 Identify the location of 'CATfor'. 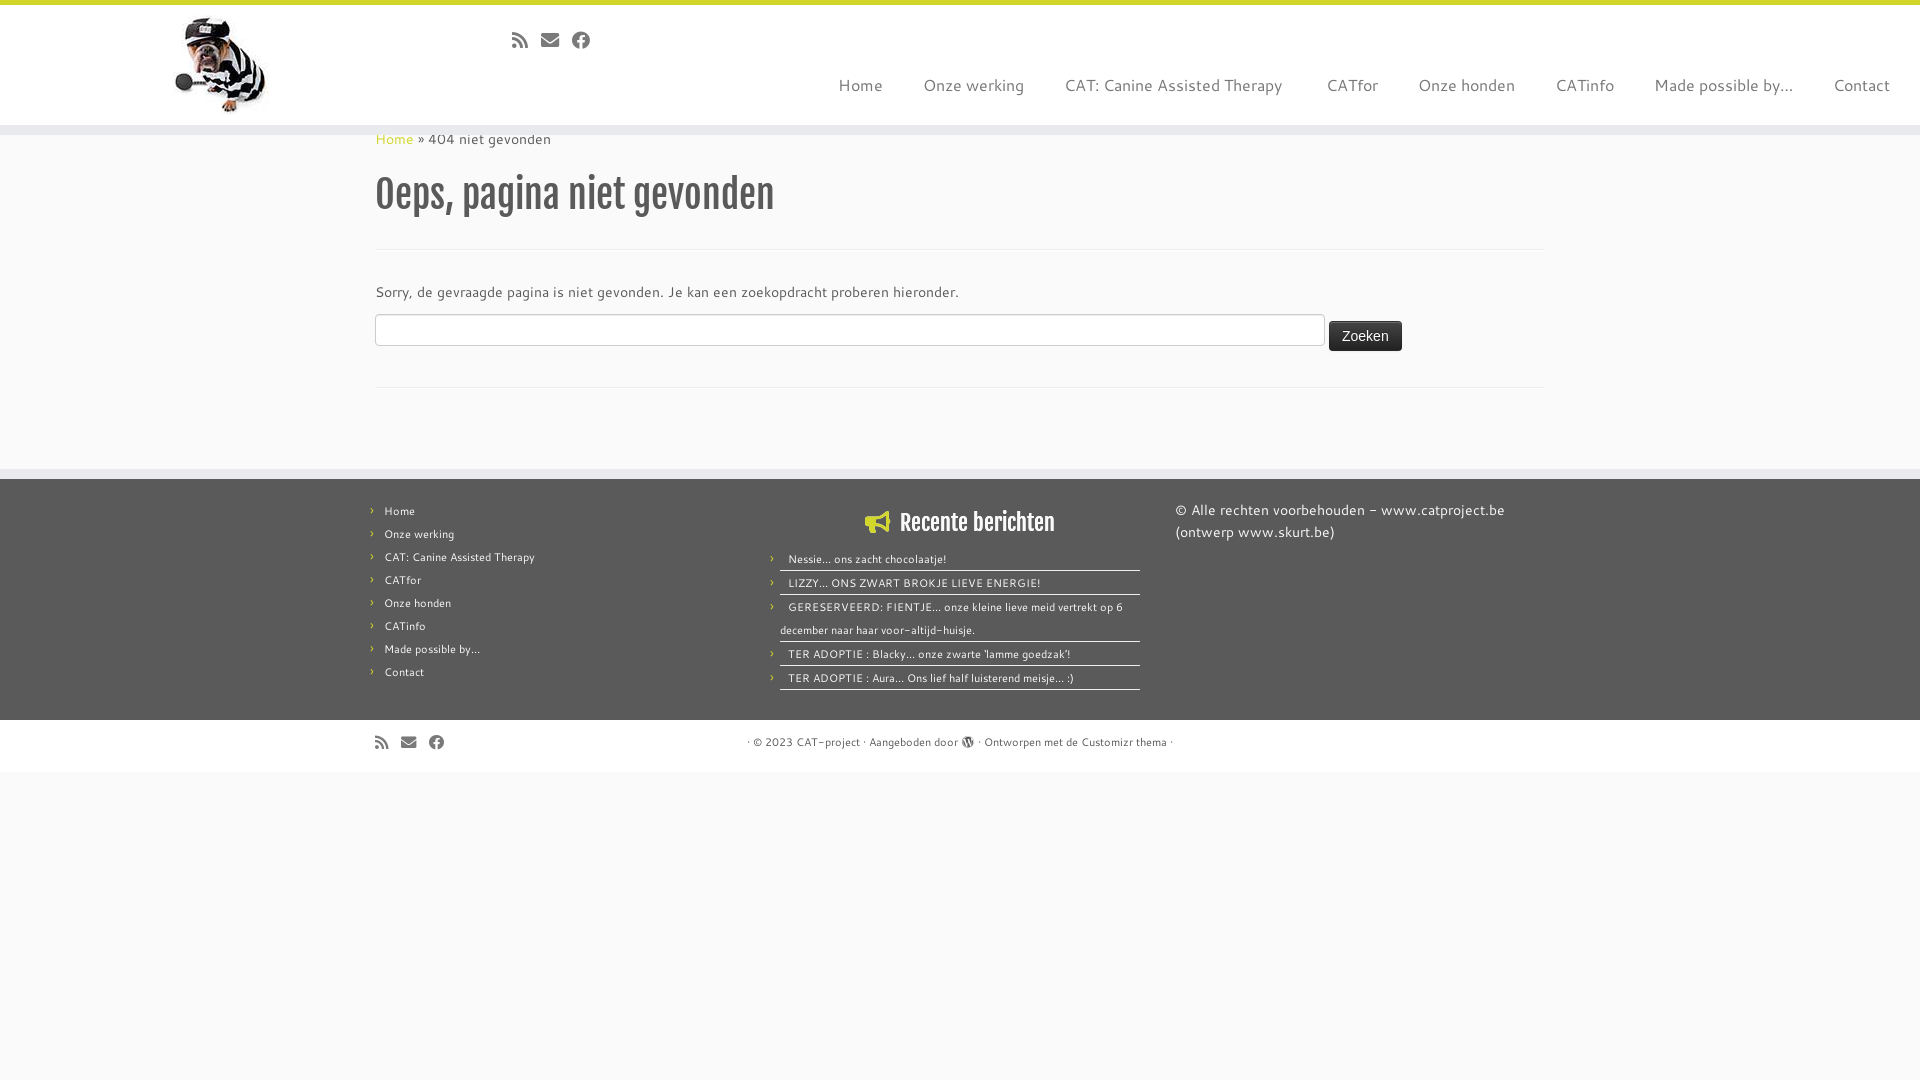
(401, 579).